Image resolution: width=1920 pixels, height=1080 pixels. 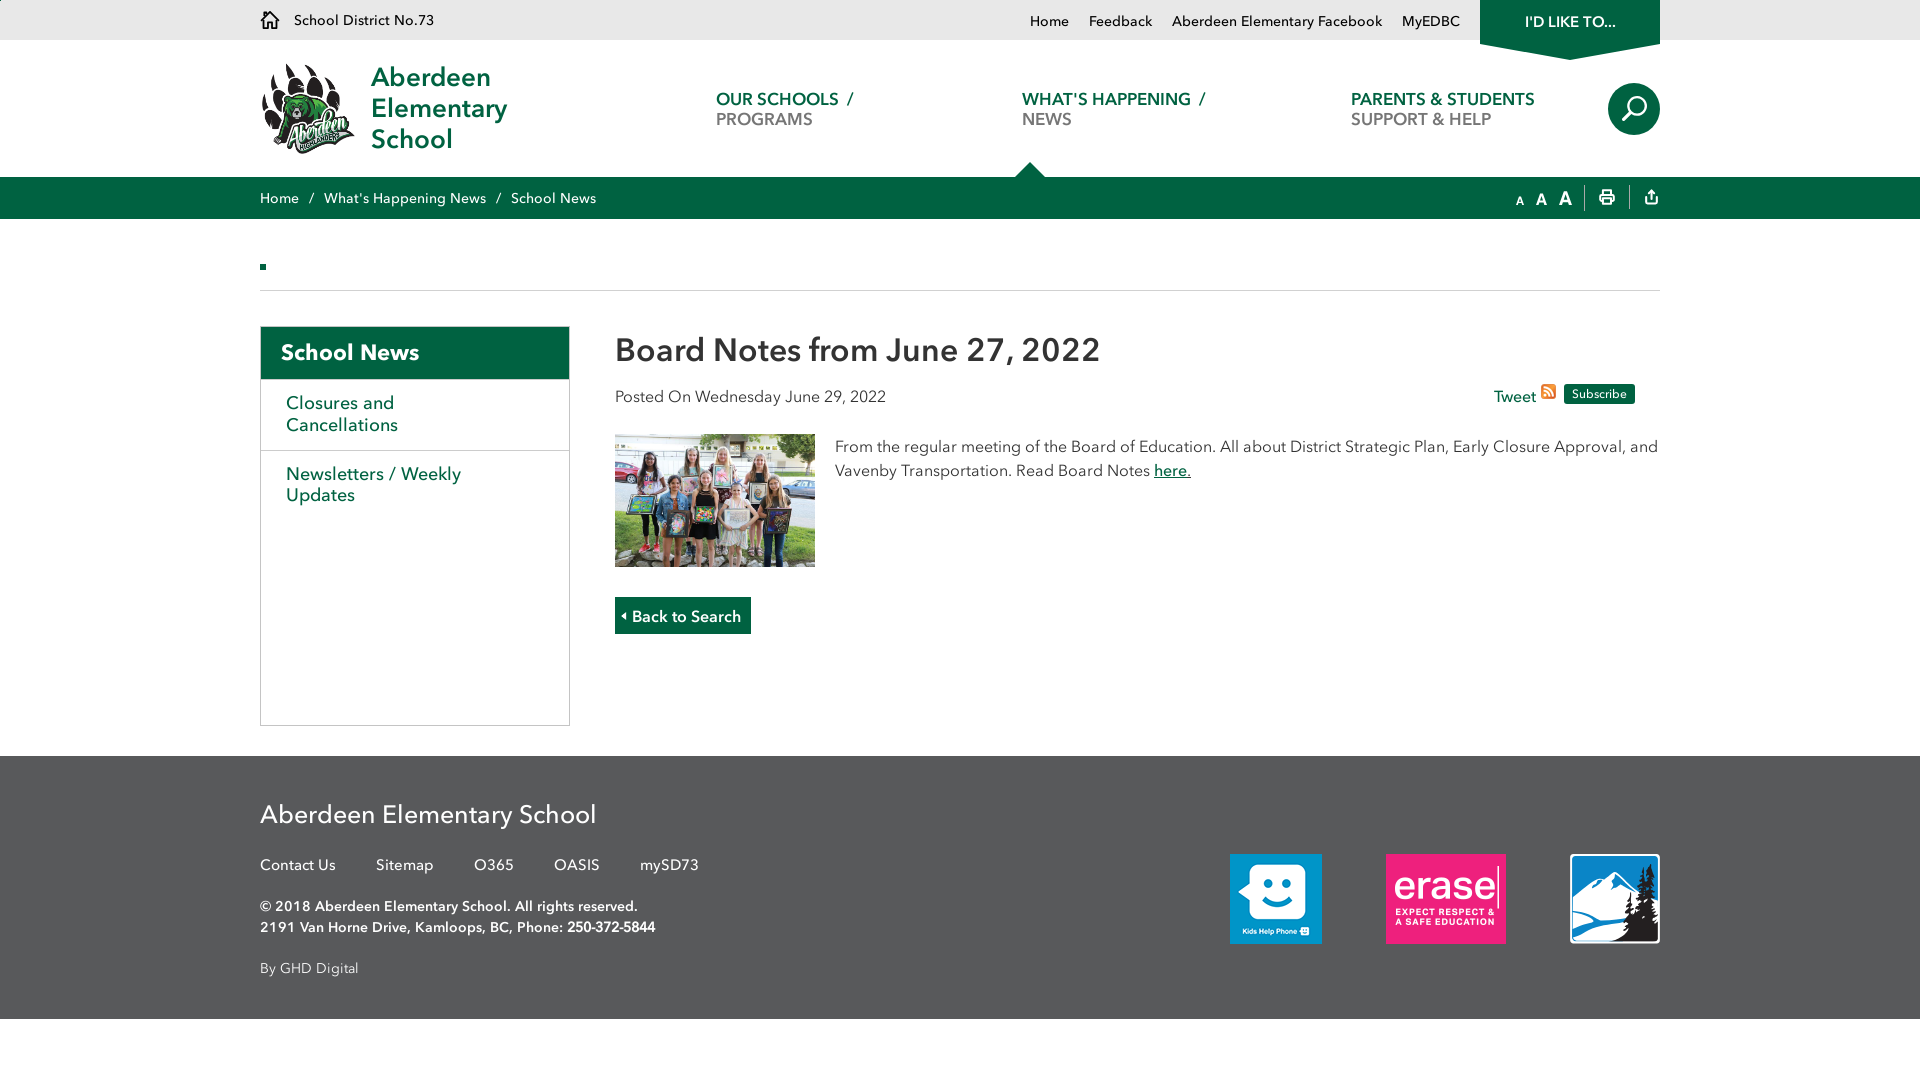 I want to click on 'Print This Page', so click(x=1607, y=199).